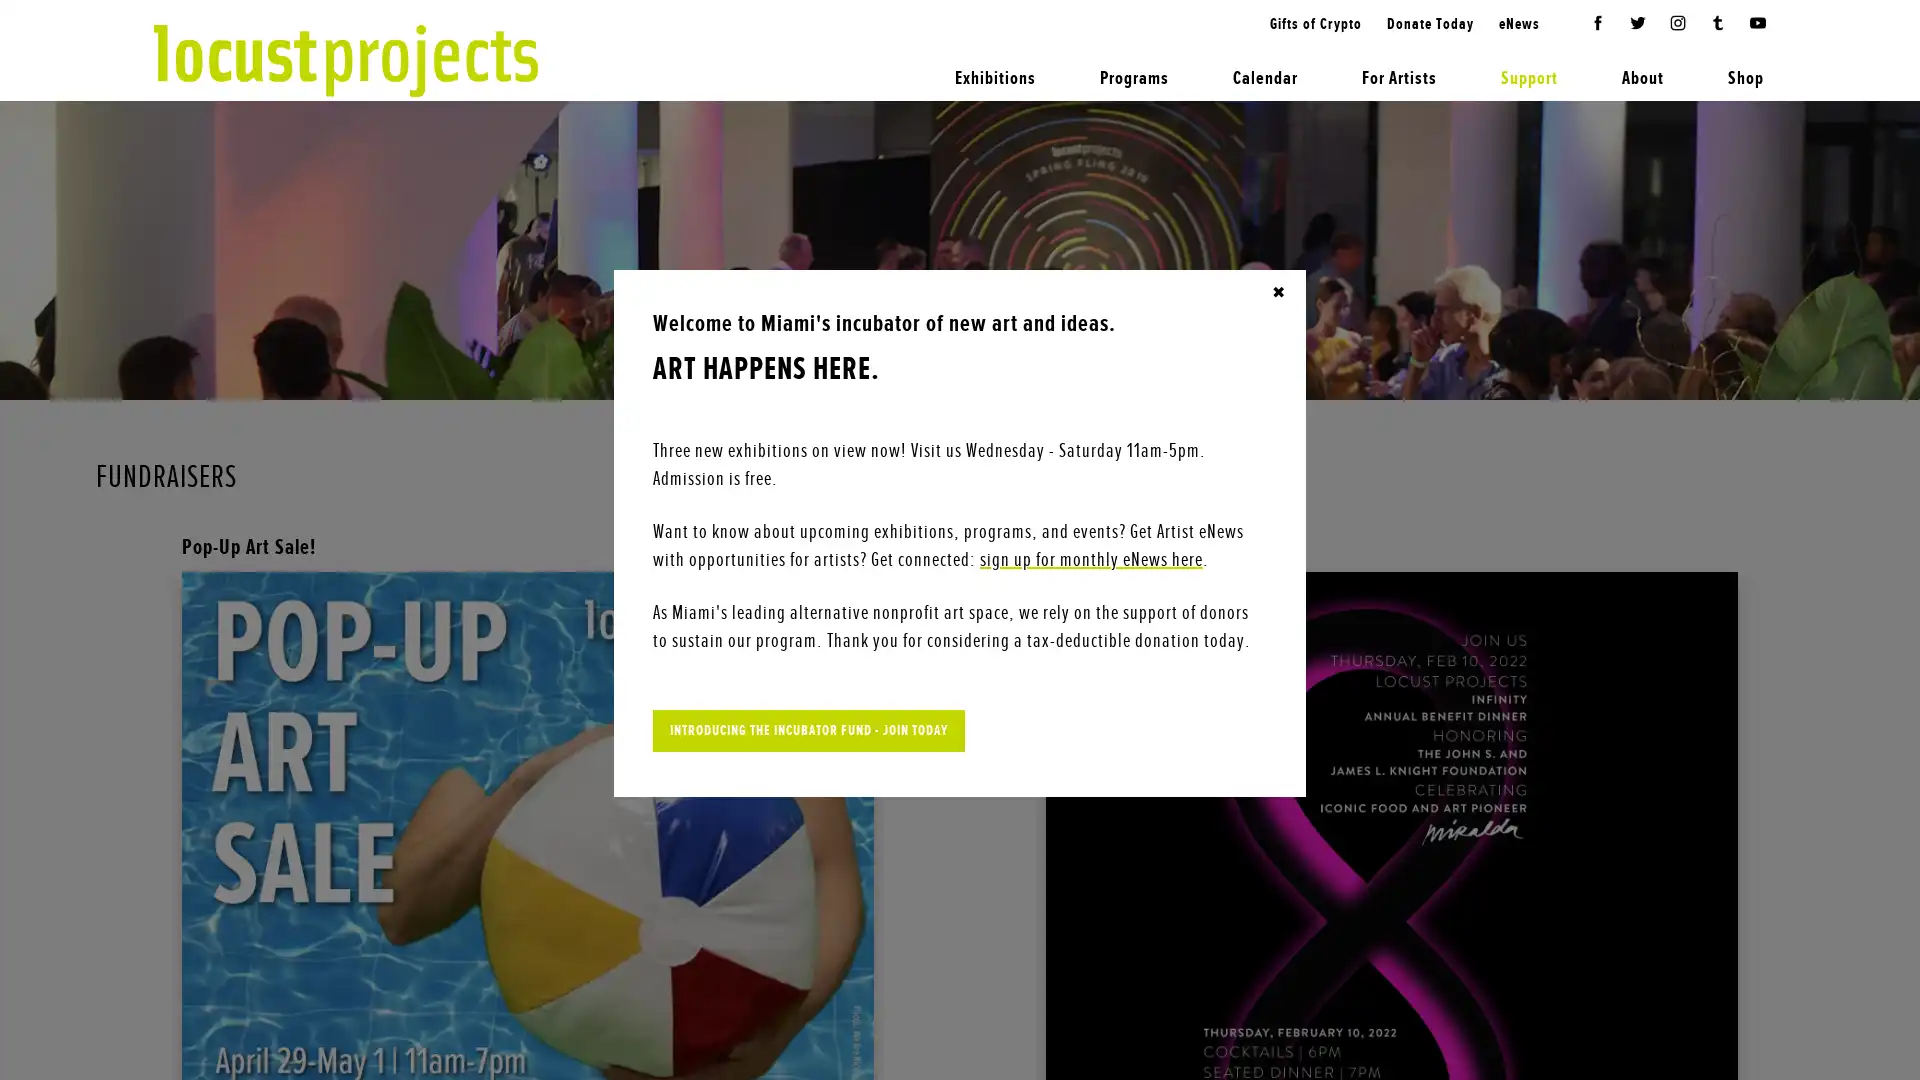 This screenshot has width=1920, height=1080. I want to click on INTRODUCING THE INCUBATOR FUND - JOIN TODAY, so click(807, 730).